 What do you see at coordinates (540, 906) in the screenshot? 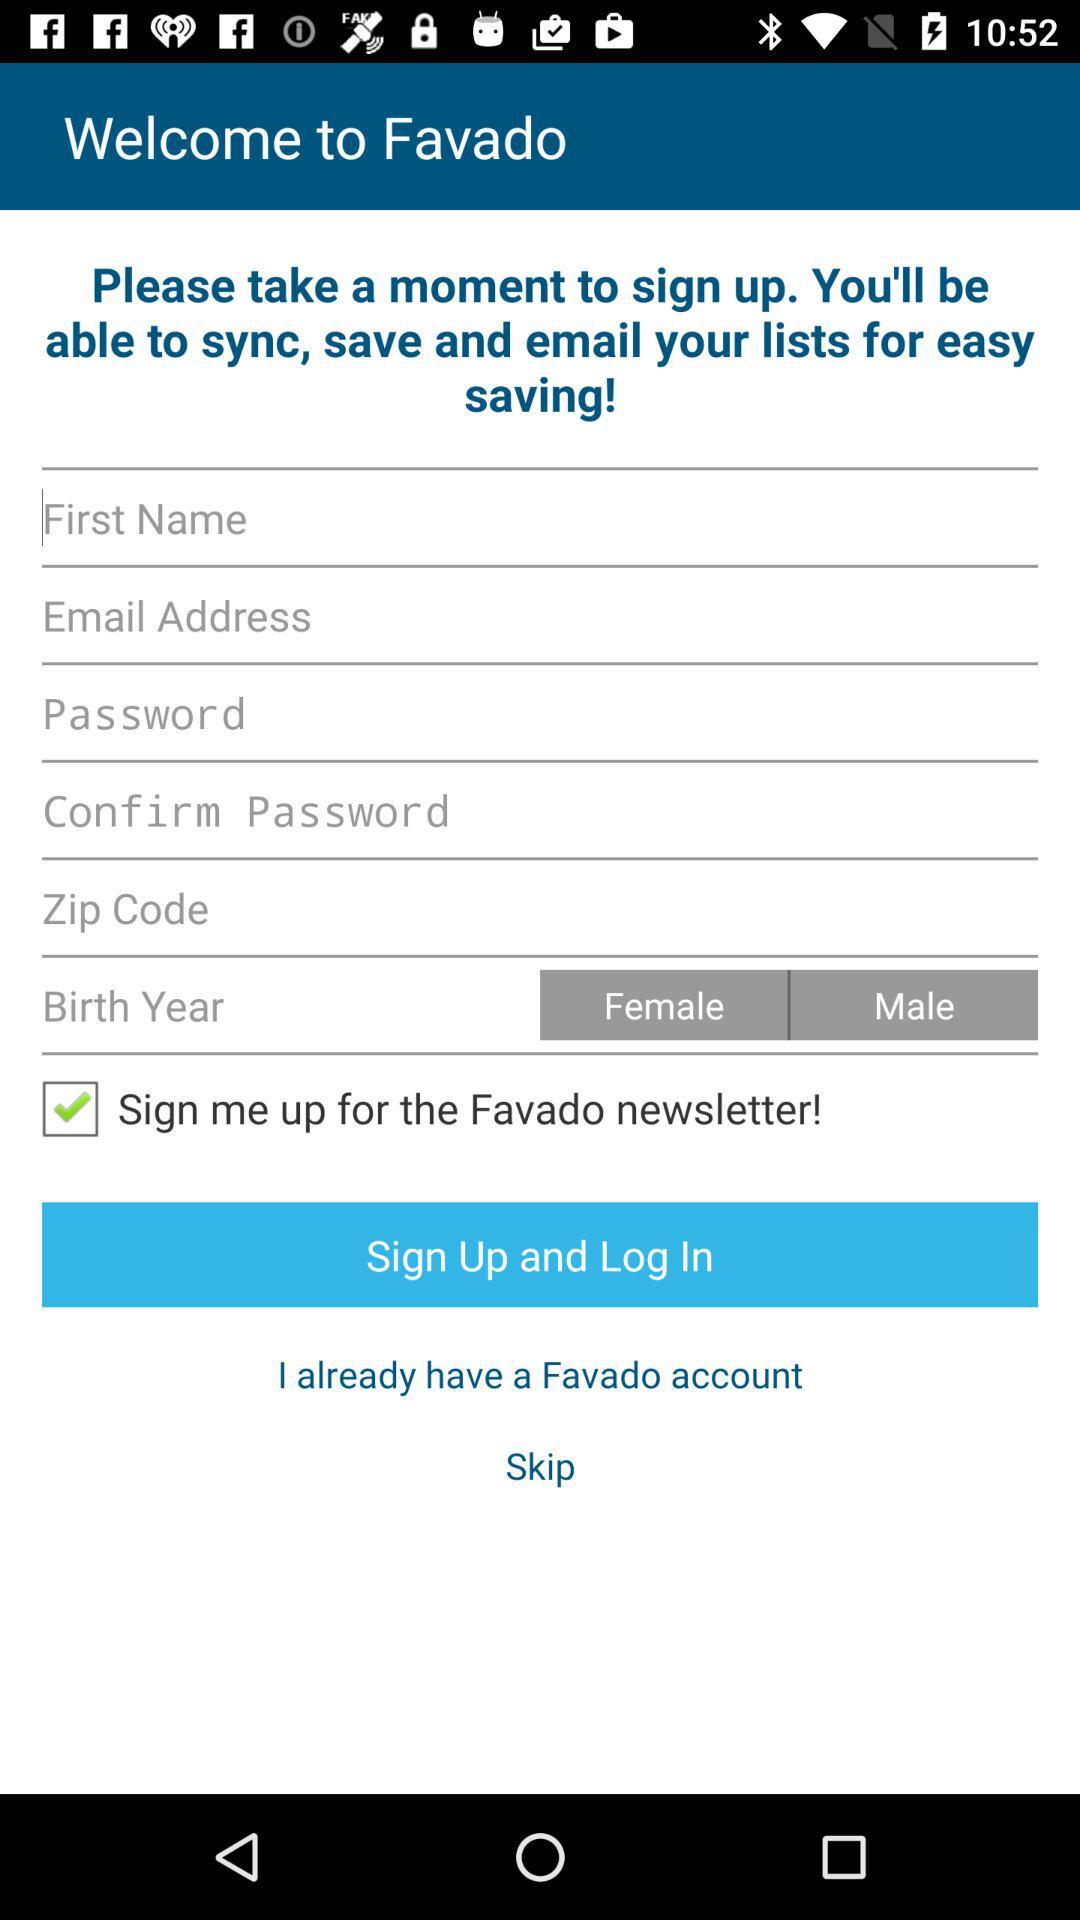
I see `zip code adding option` at bounding box center [540, 906].